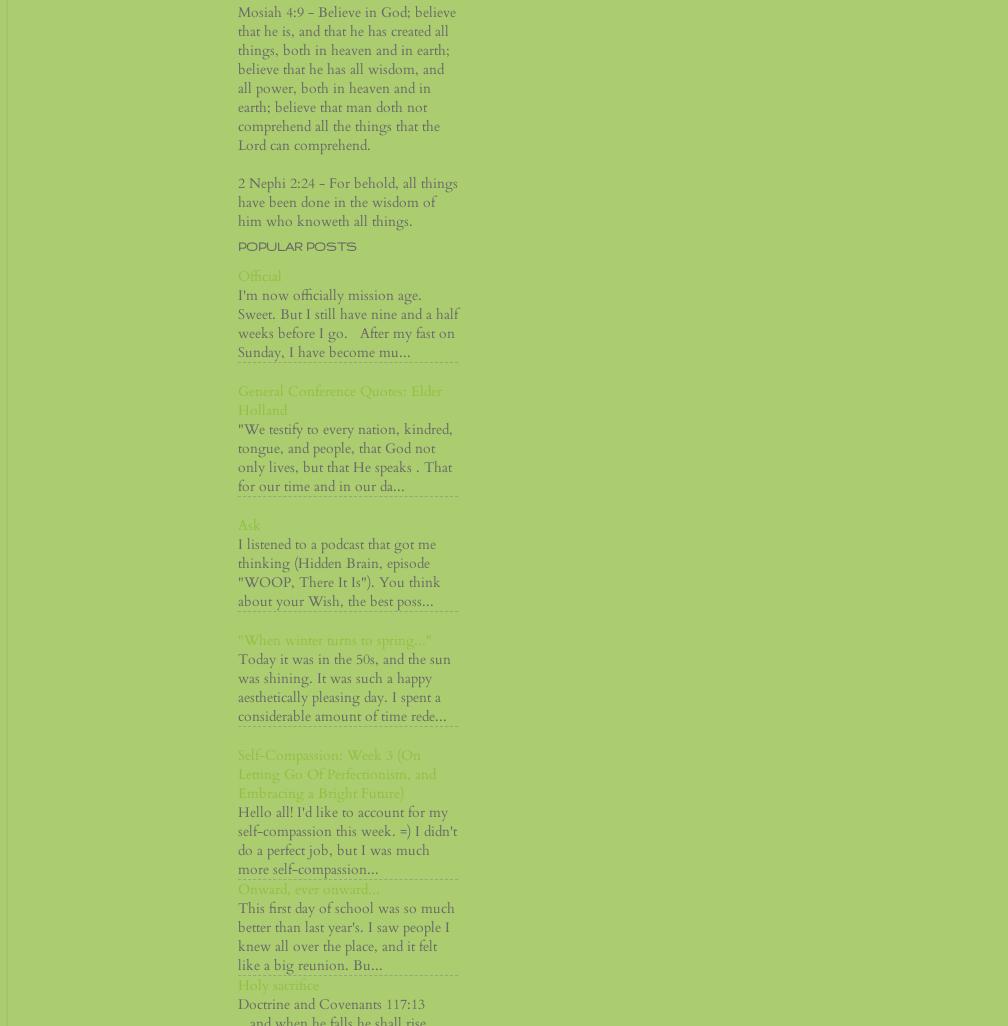  What do you see at coordinates (334, 640) in the screenshot?
I see `'"When winter turns to spring..."'` at bounding box center [334, 640].